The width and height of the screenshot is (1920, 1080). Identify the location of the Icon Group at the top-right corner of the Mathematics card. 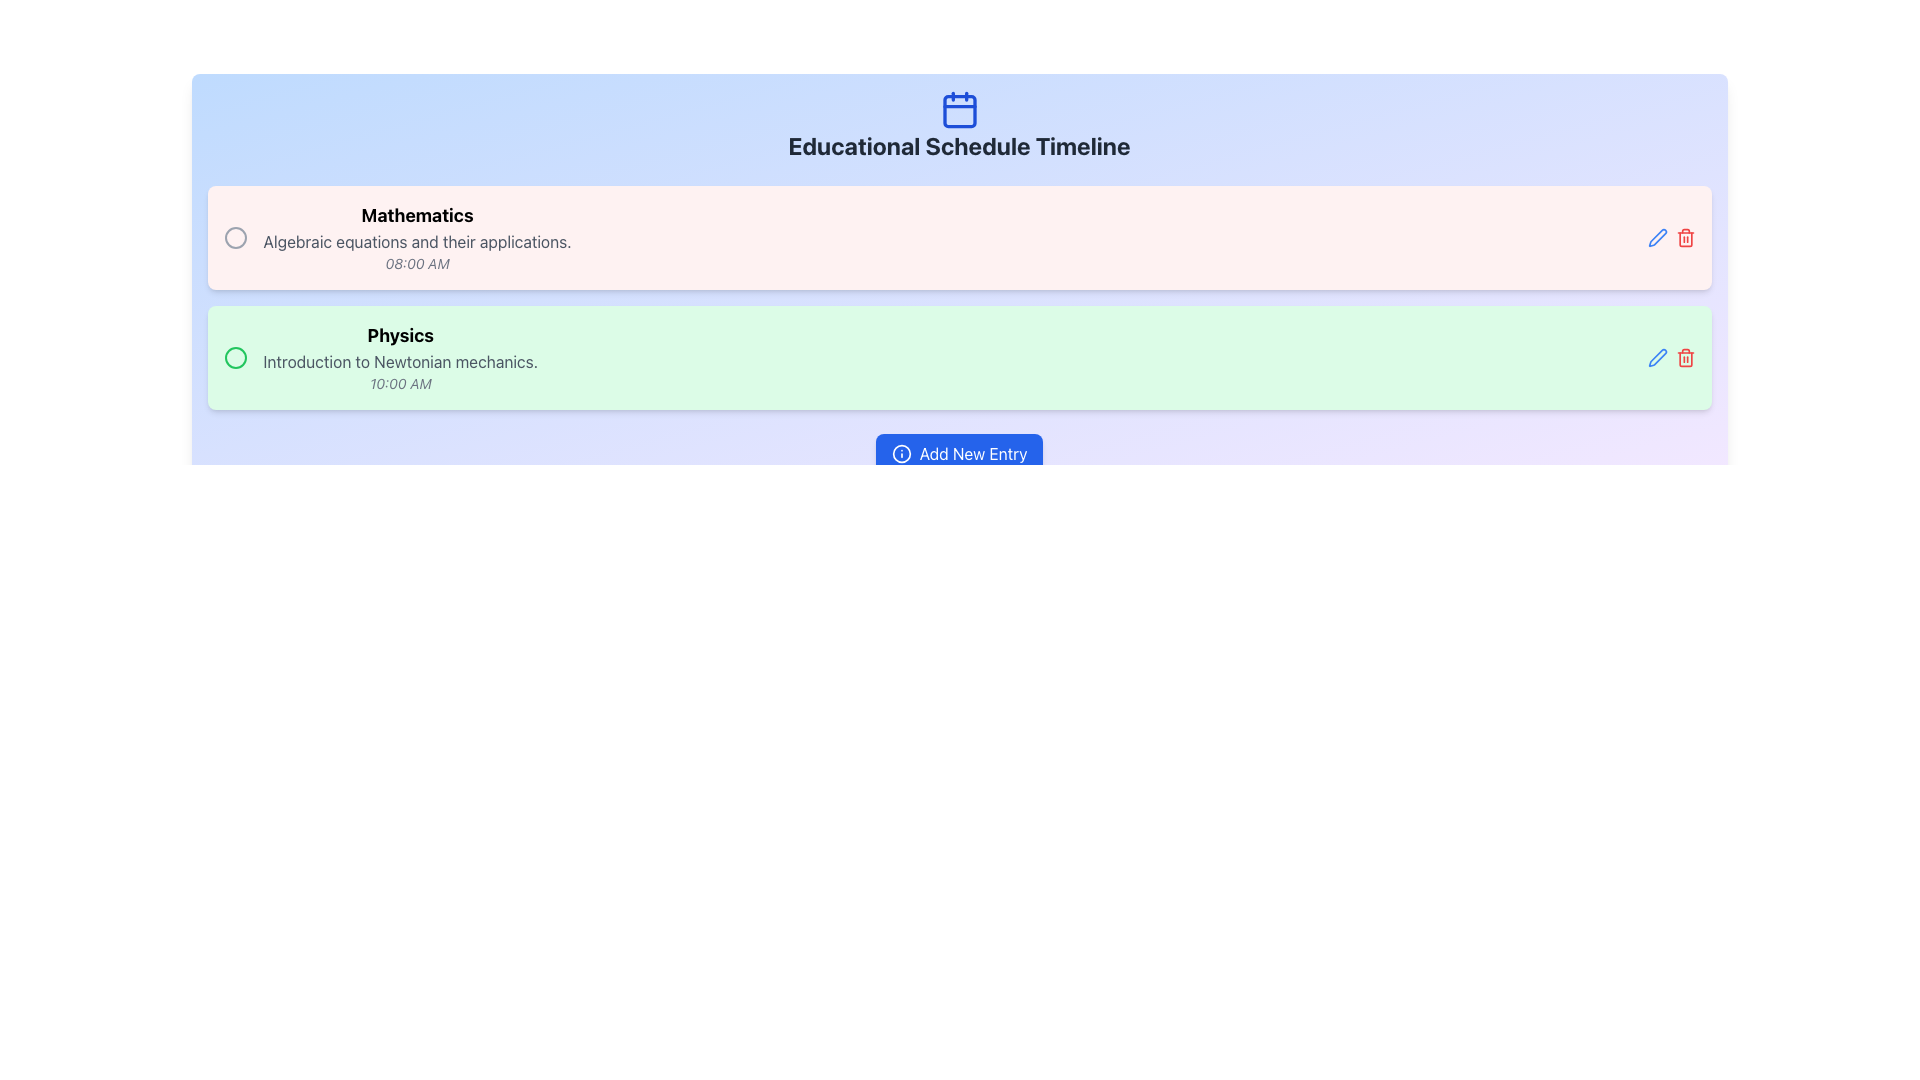
(1671, 237).